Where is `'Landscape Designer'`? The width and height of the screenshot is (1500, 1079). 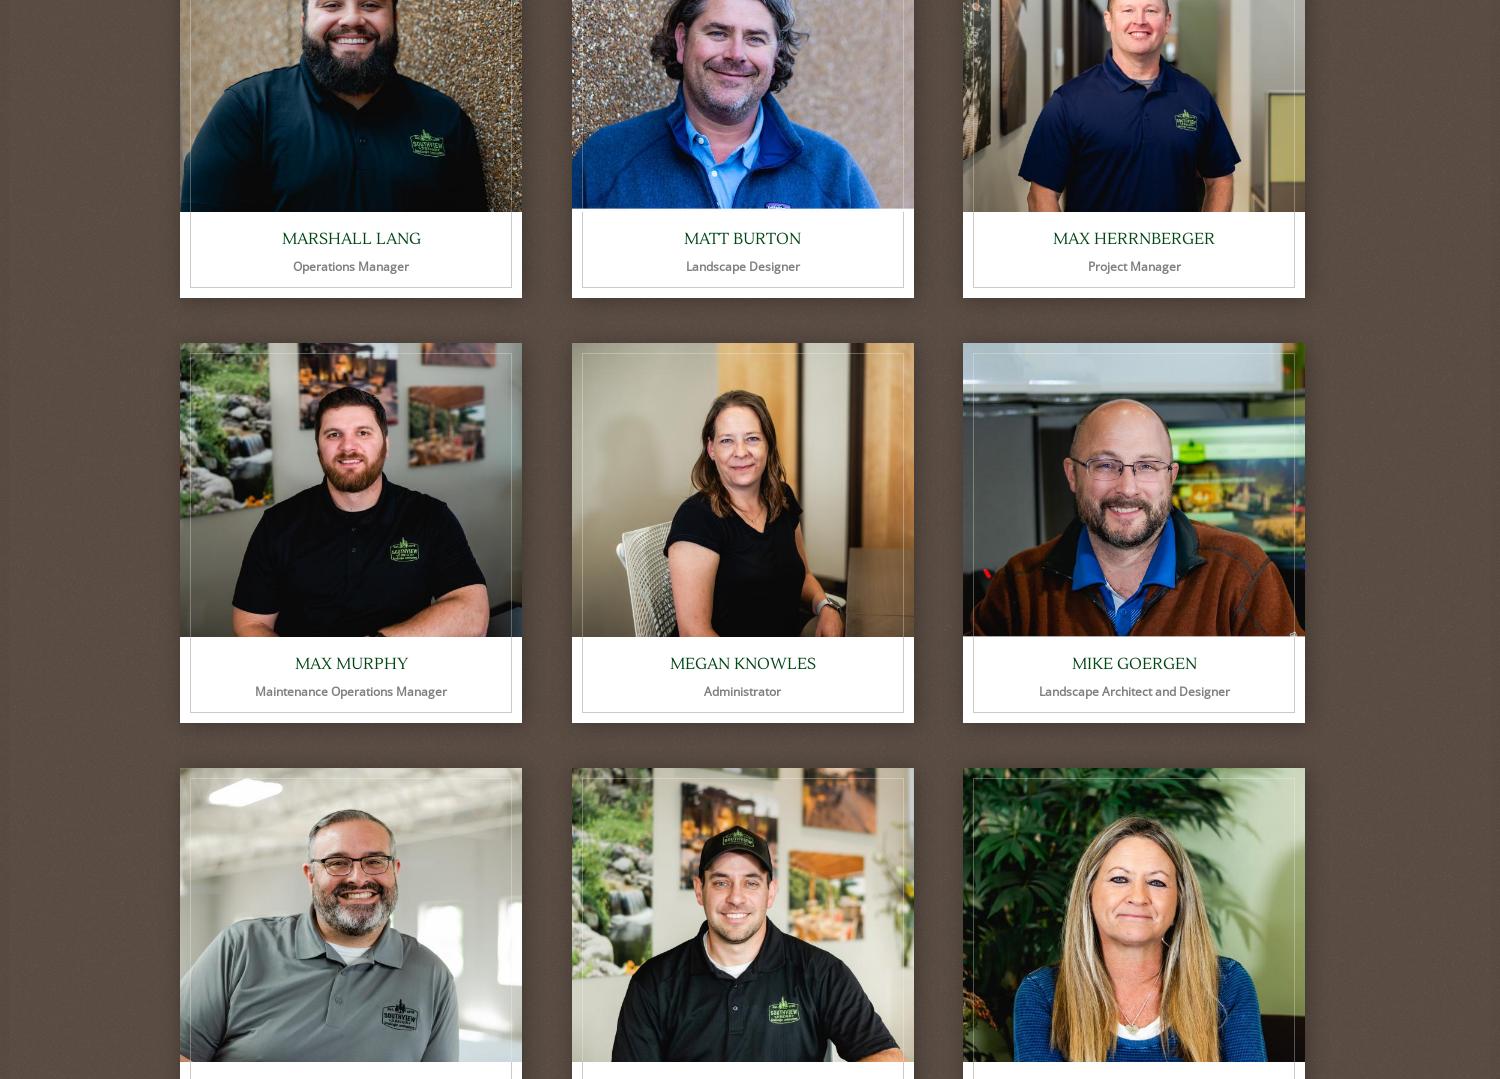
'Landscape Designer' is located at coordinates (685, 266).